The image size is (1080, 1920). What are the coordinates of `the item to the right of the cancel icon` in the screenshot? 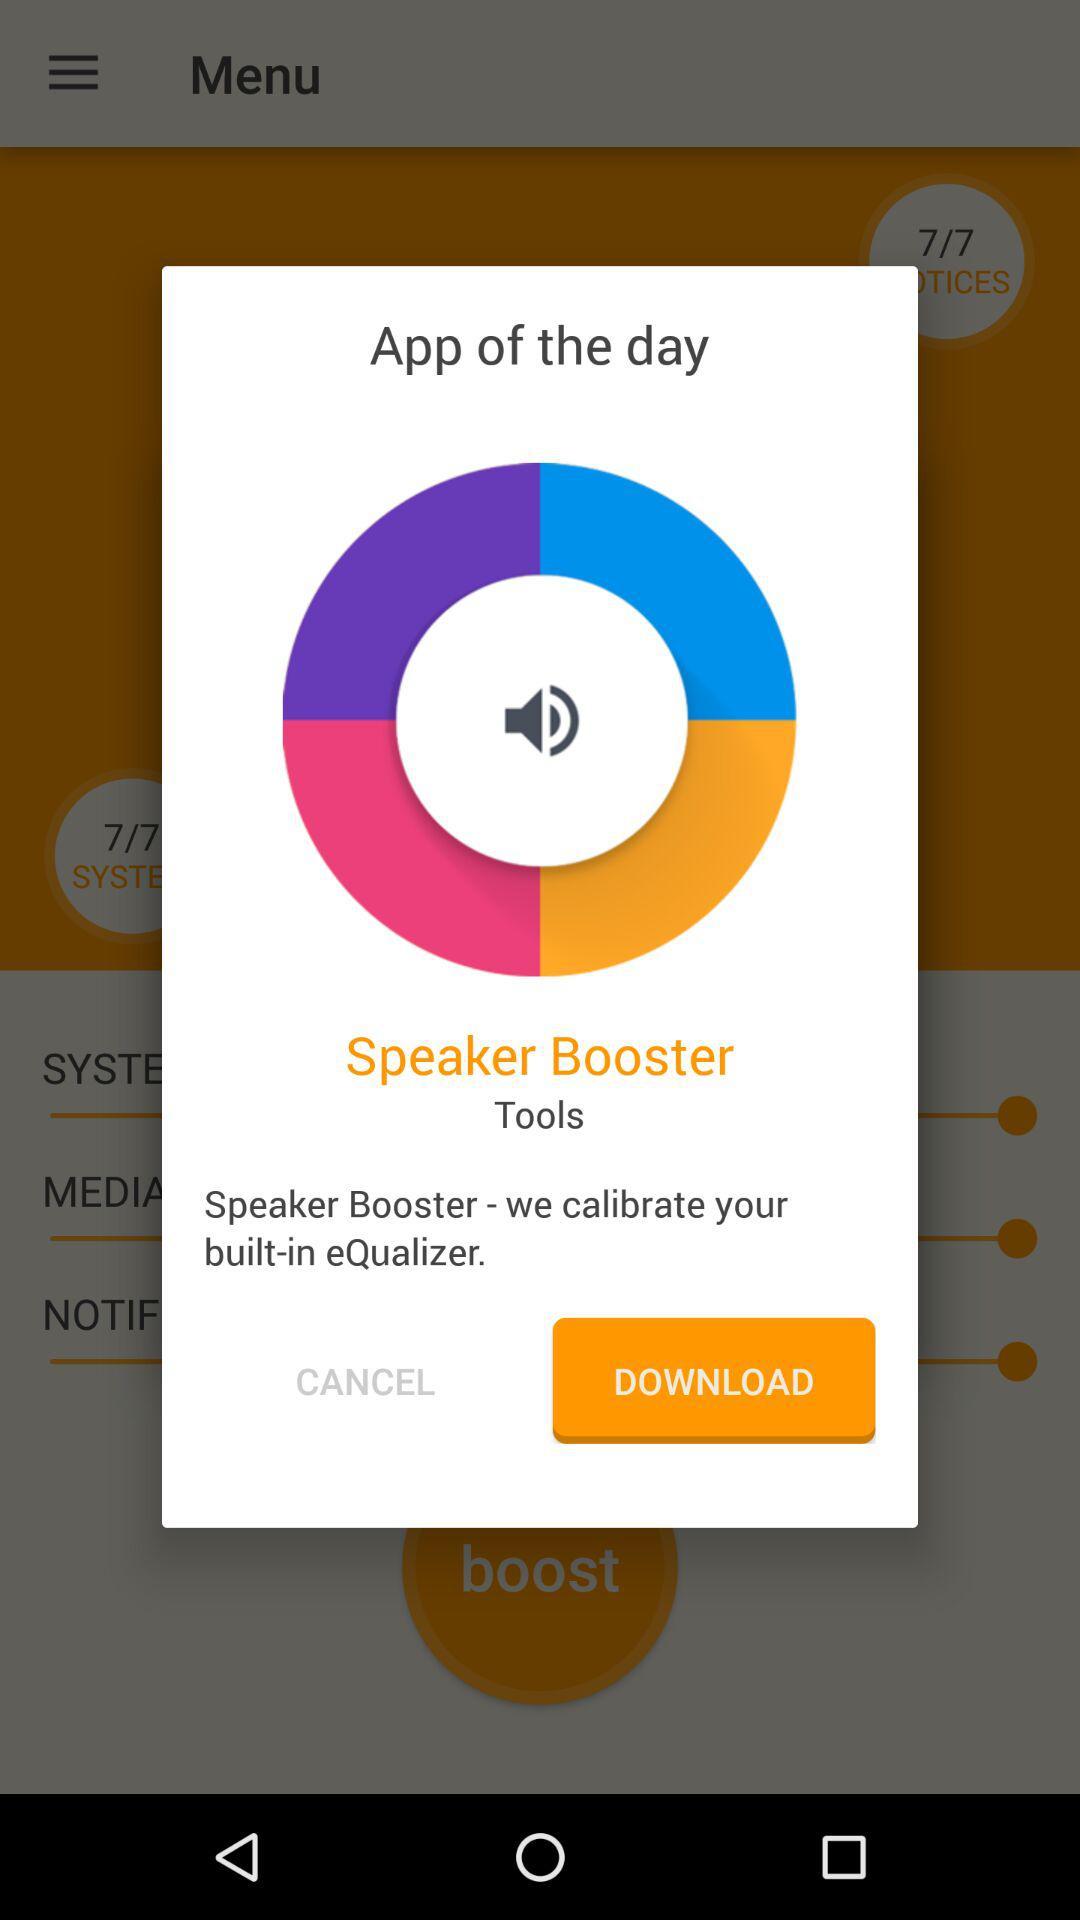 It's located at (712, 1379).